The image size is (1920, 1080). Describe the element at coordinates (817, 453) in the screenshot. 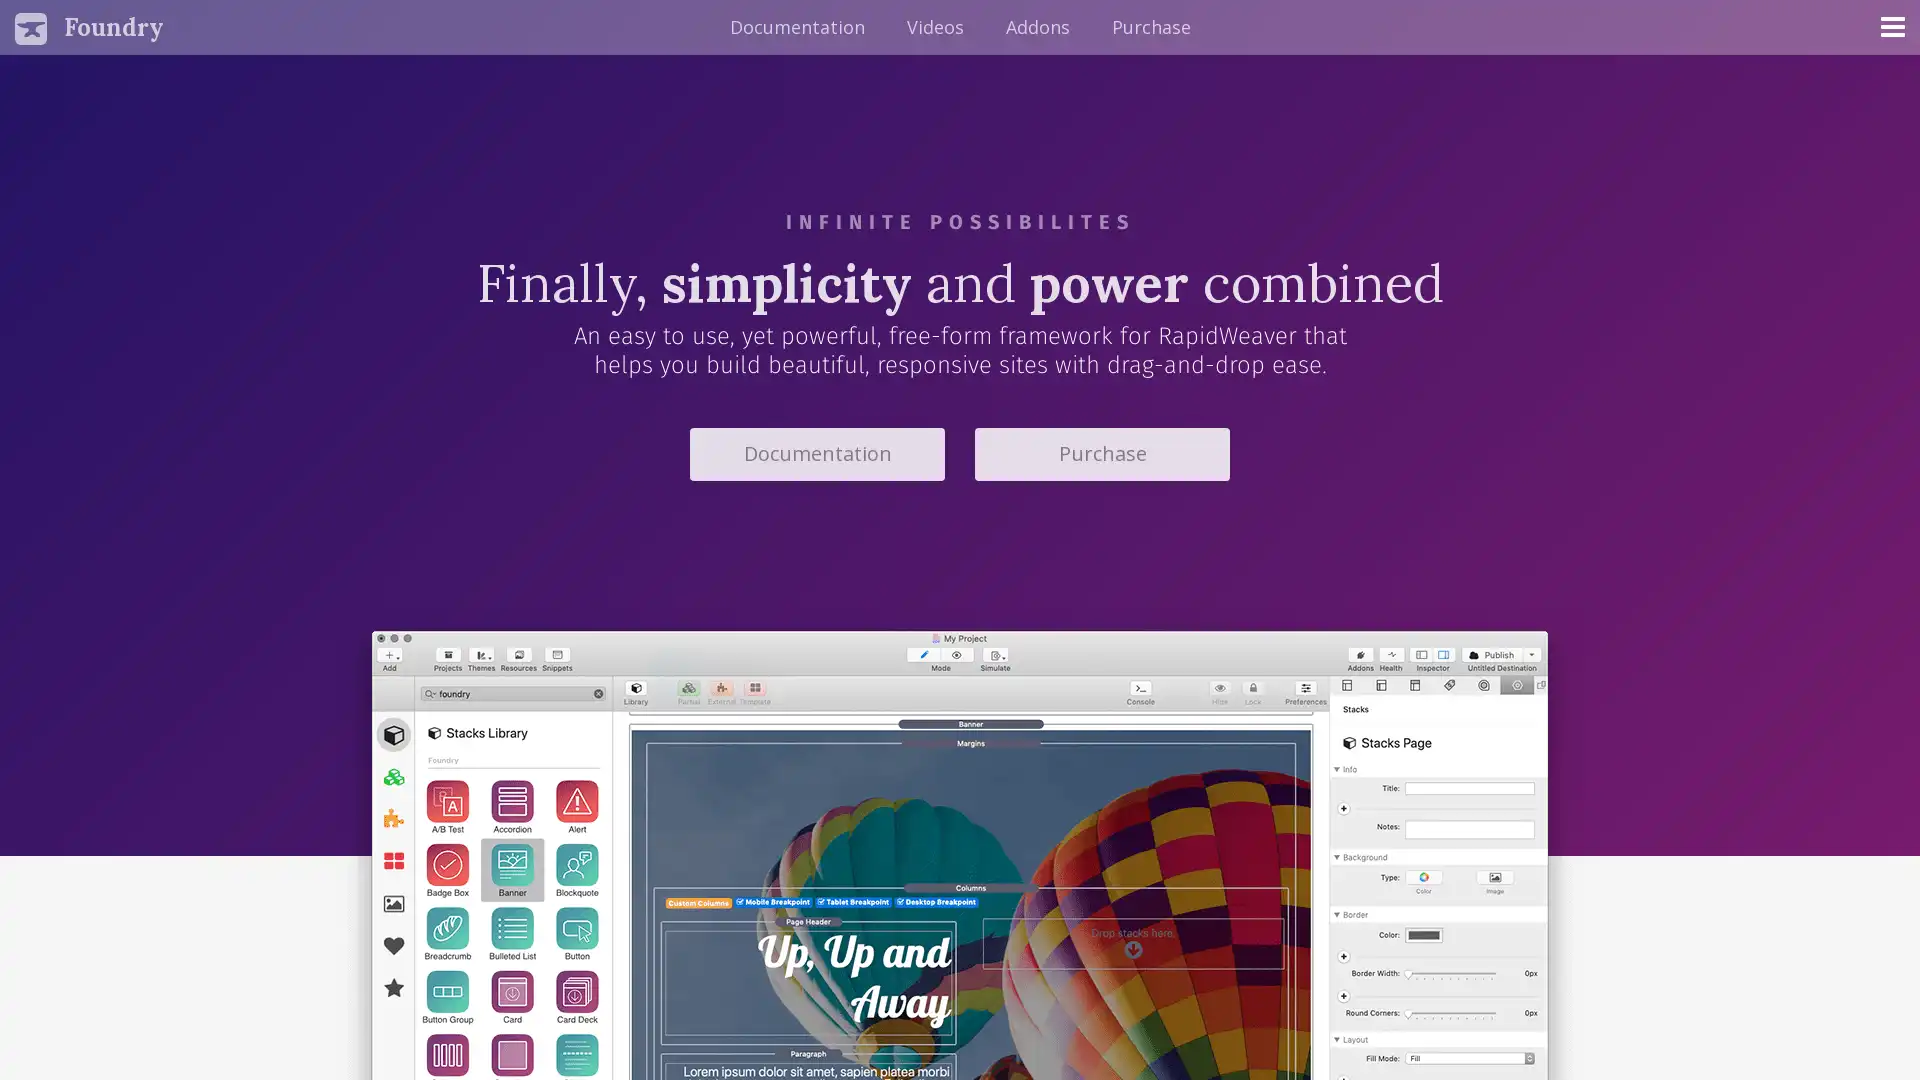

I see `Documentation` at that location.